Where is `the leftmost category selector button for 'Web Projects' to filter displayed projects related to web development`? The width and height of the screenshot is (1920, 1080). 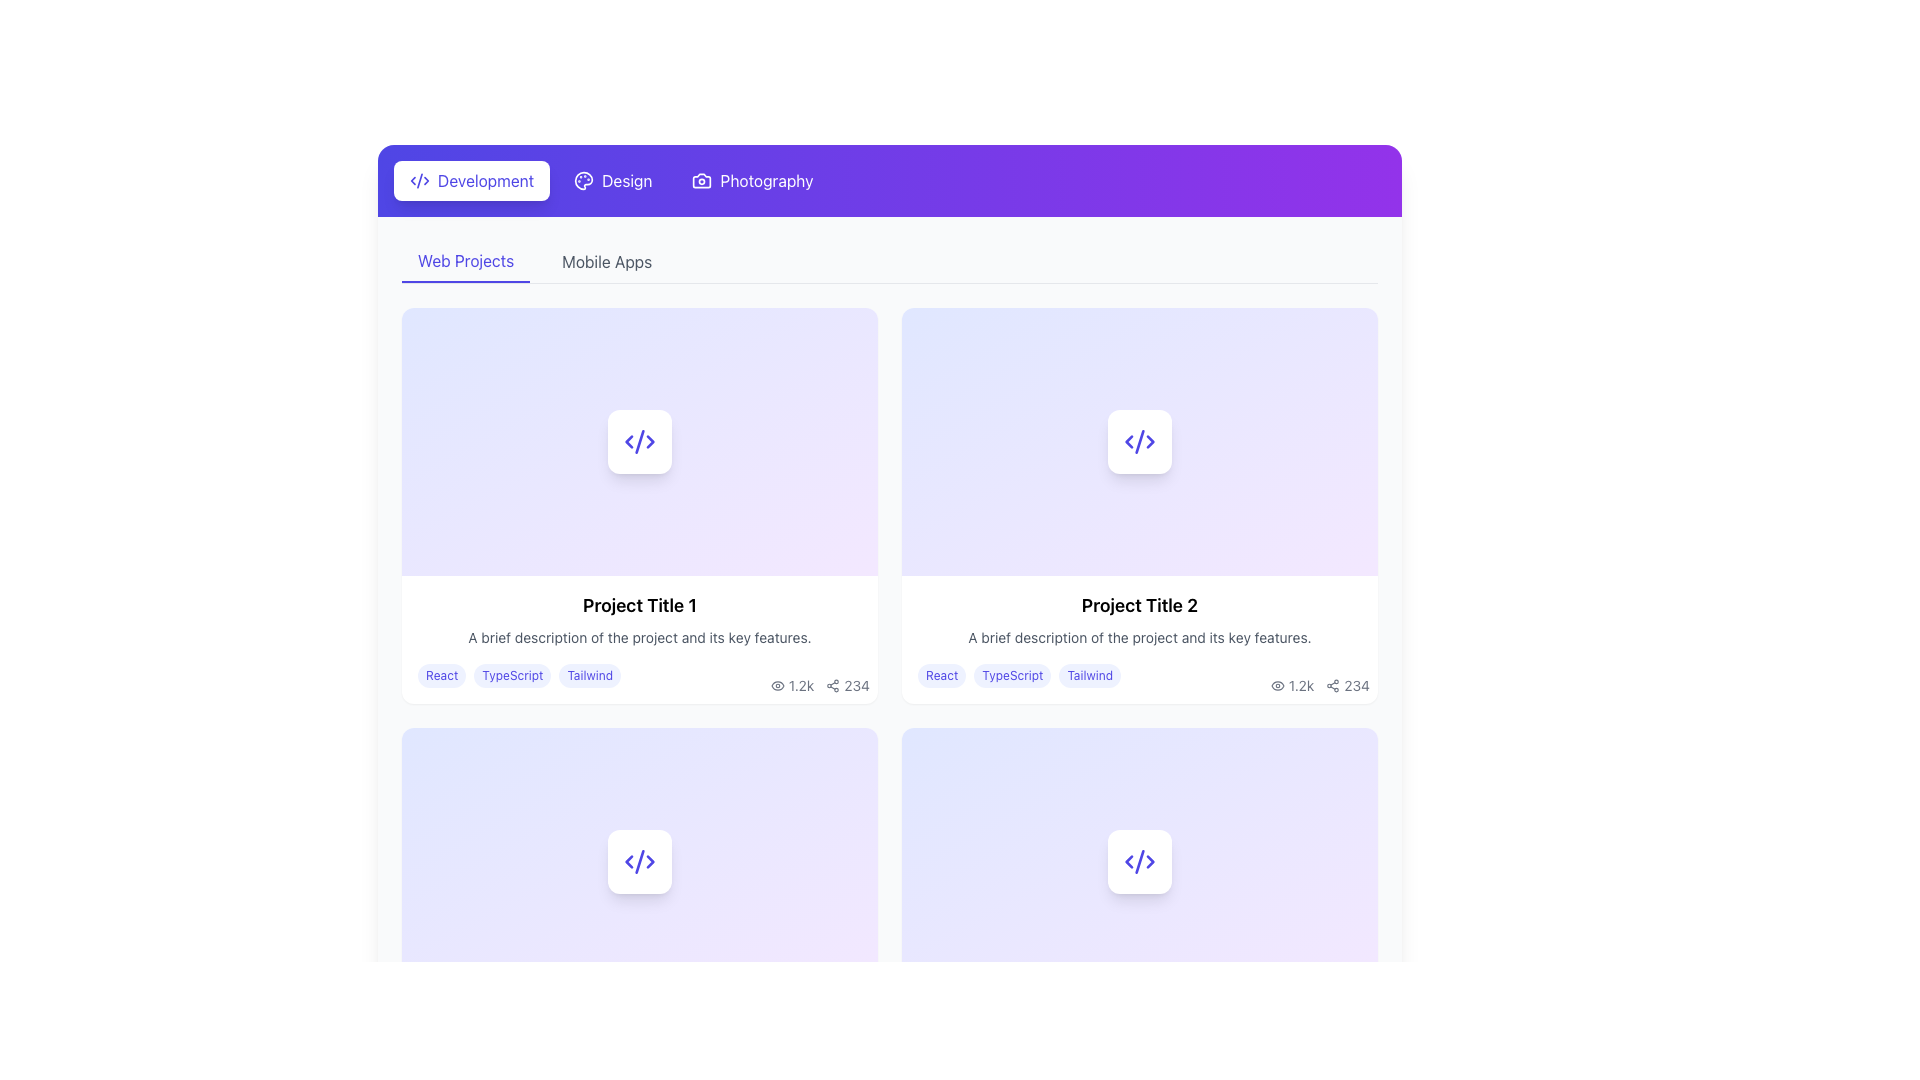
the leftmost category selector button for 'Web Projects' to filter displayed projects related to web development is located at coordinates (464, 261).